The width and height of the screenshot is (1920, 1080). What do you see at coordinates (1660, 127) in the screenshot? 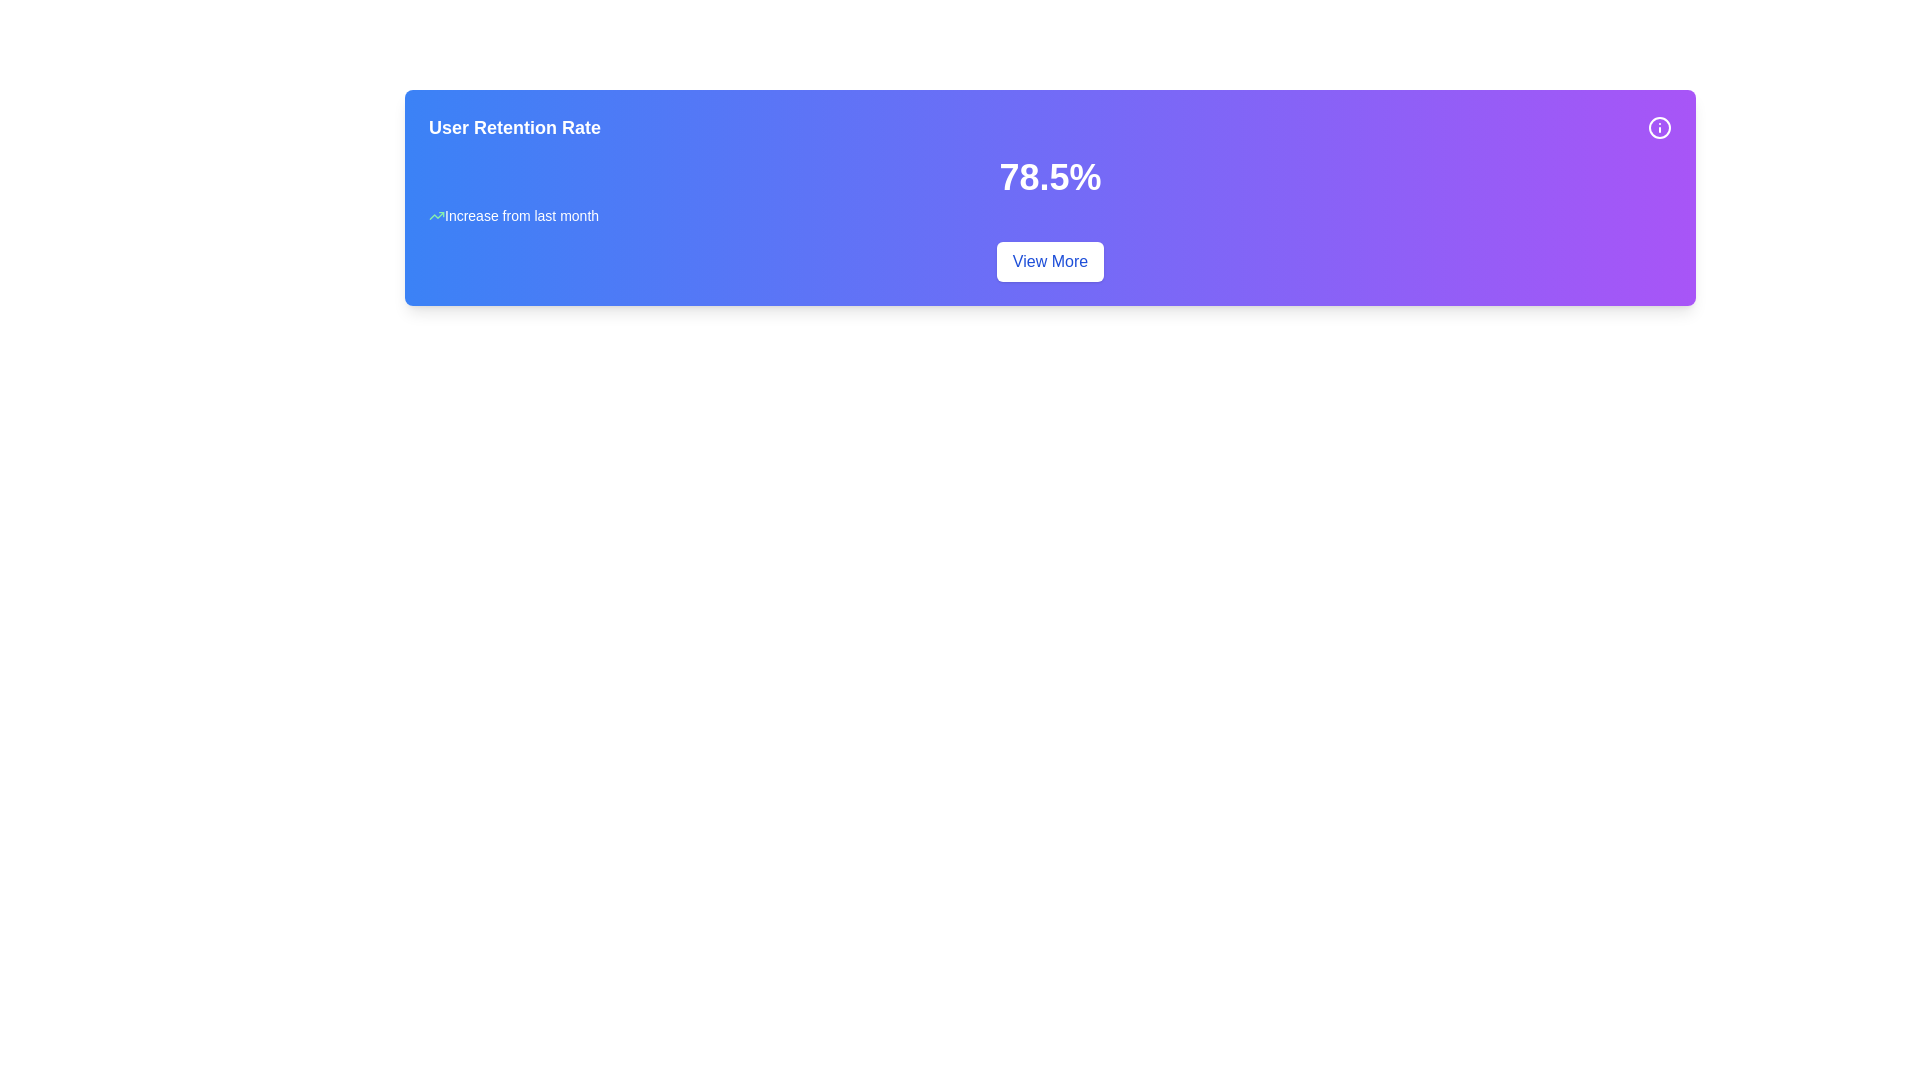
I see `the info SVG Icon located at the right corner of the row containing 'User Retention Rate'` at bounding box center [1660, 127].